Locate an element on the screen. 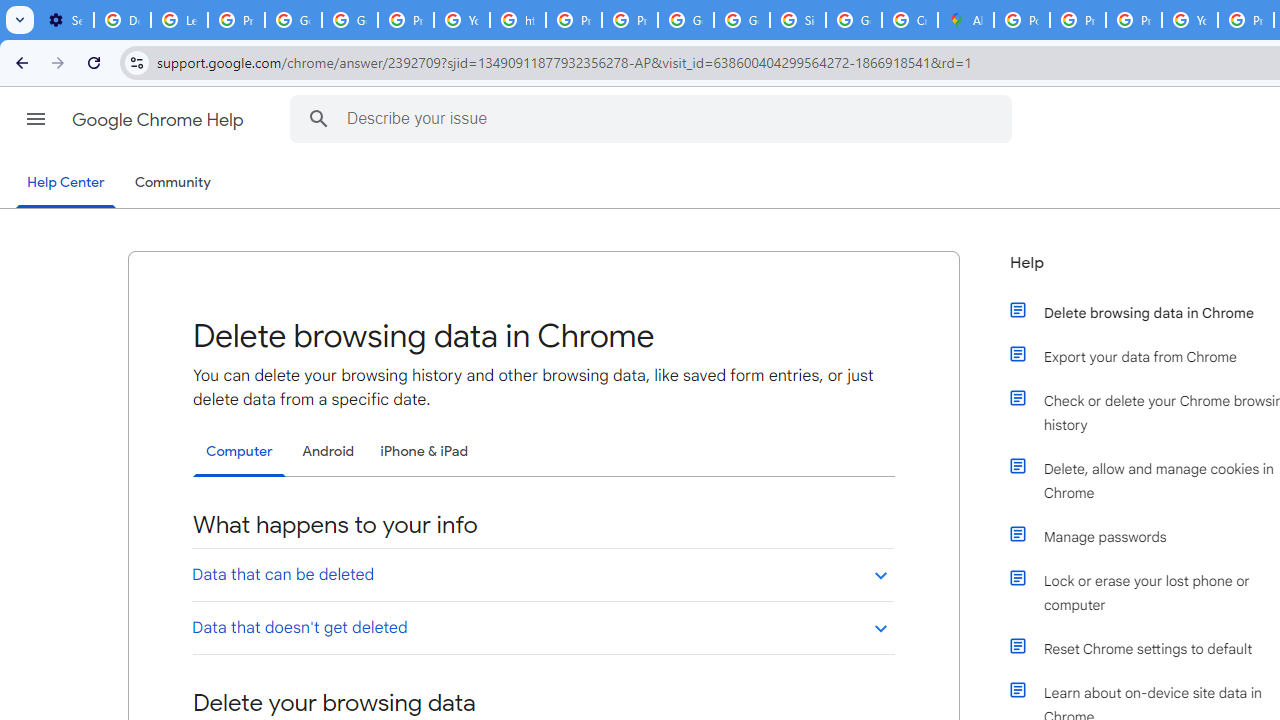 The image size is (1280, 720). 'Help Center' is located at coordinates (65, 183).